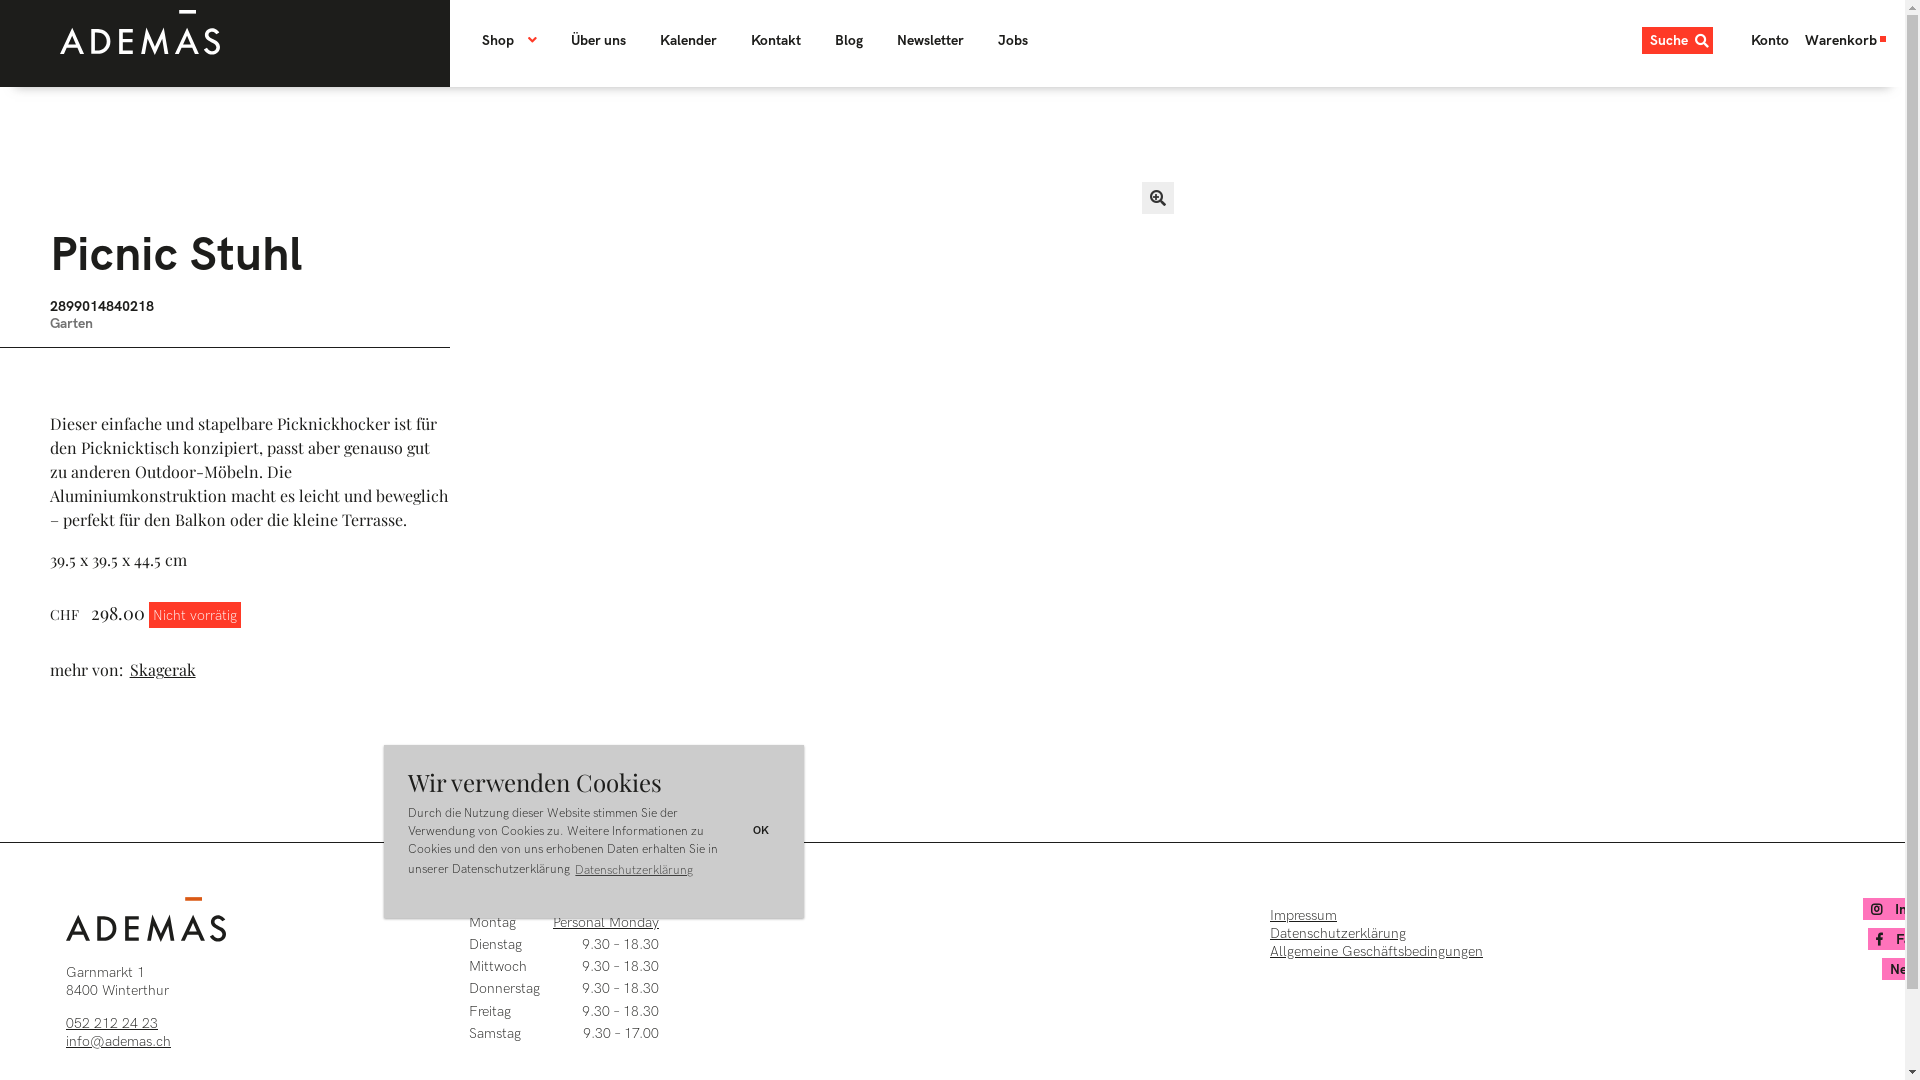  What do you see at coordinates (165, 670) in the screenshot?
I see `'Skagerak'` at bounding box center [165, 670].